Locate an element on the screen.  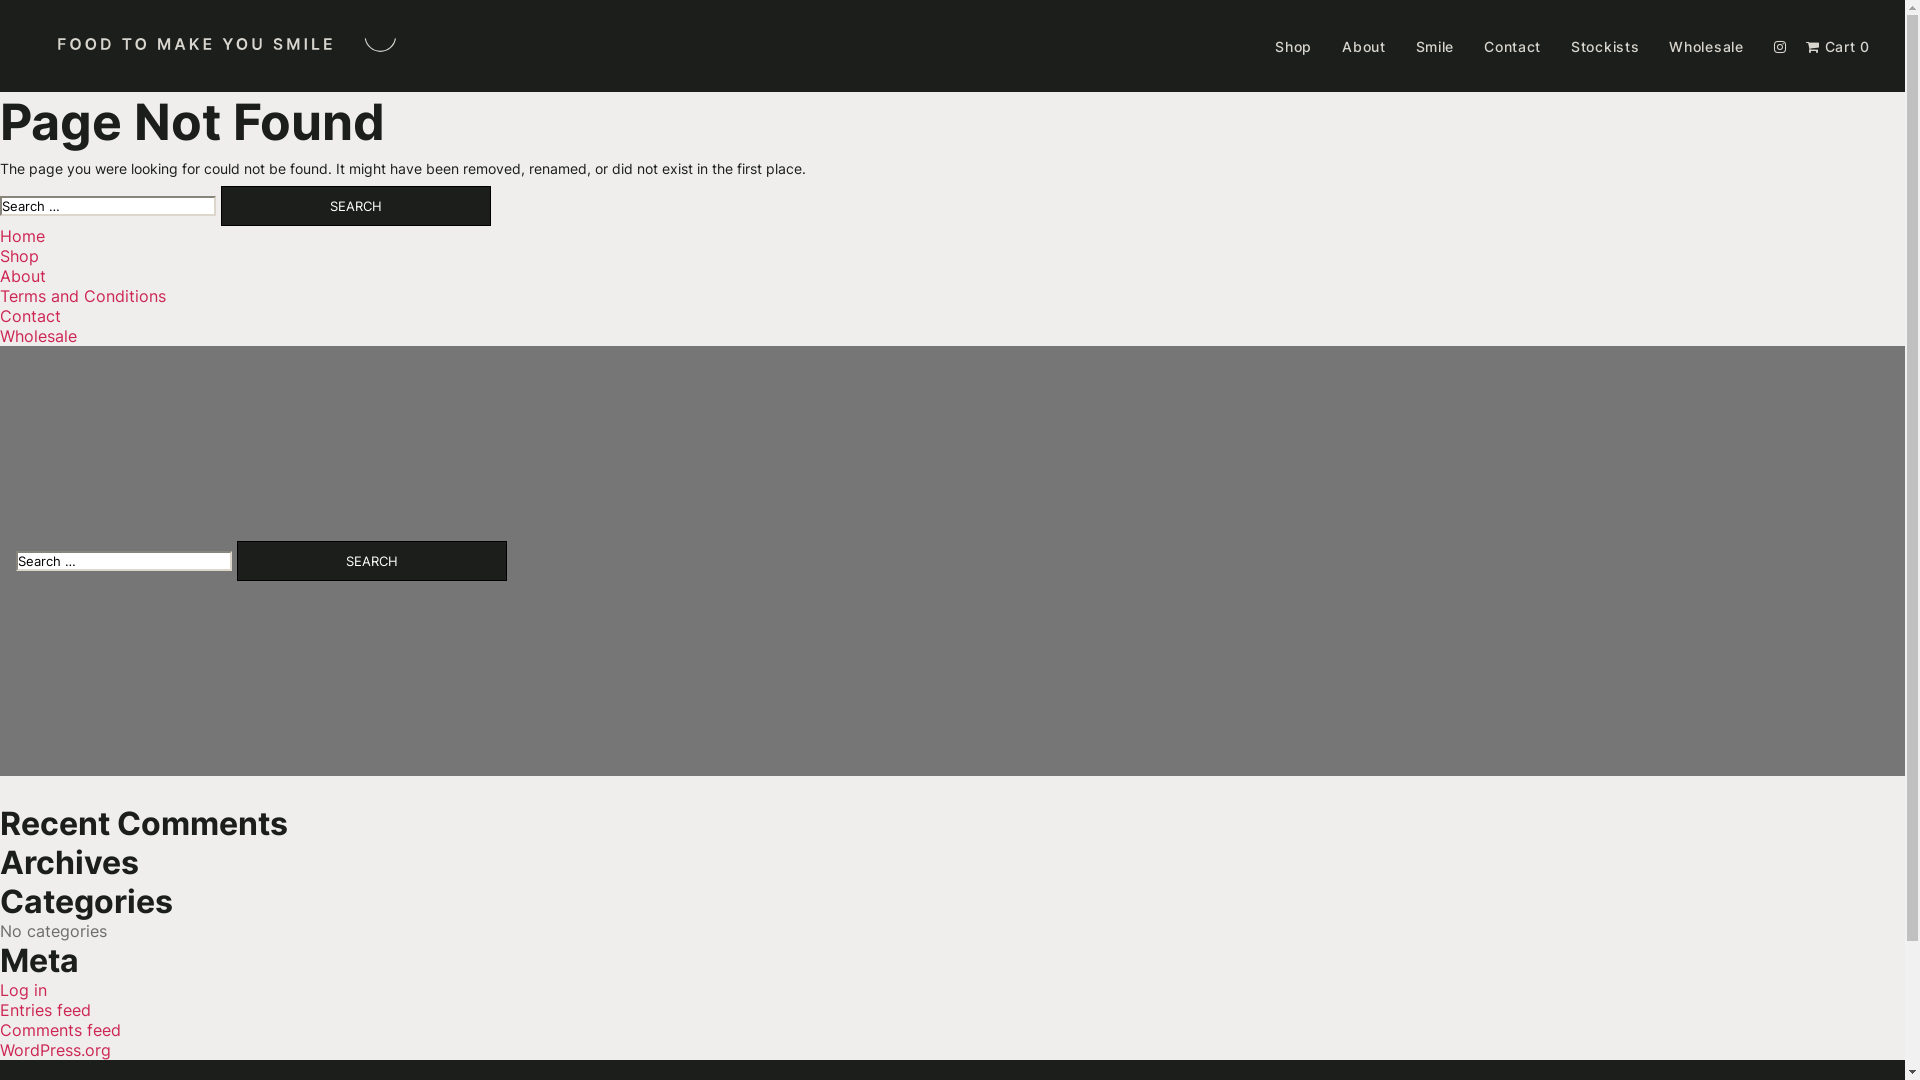
'Wholesale' is located at coordinates (1704, 45).